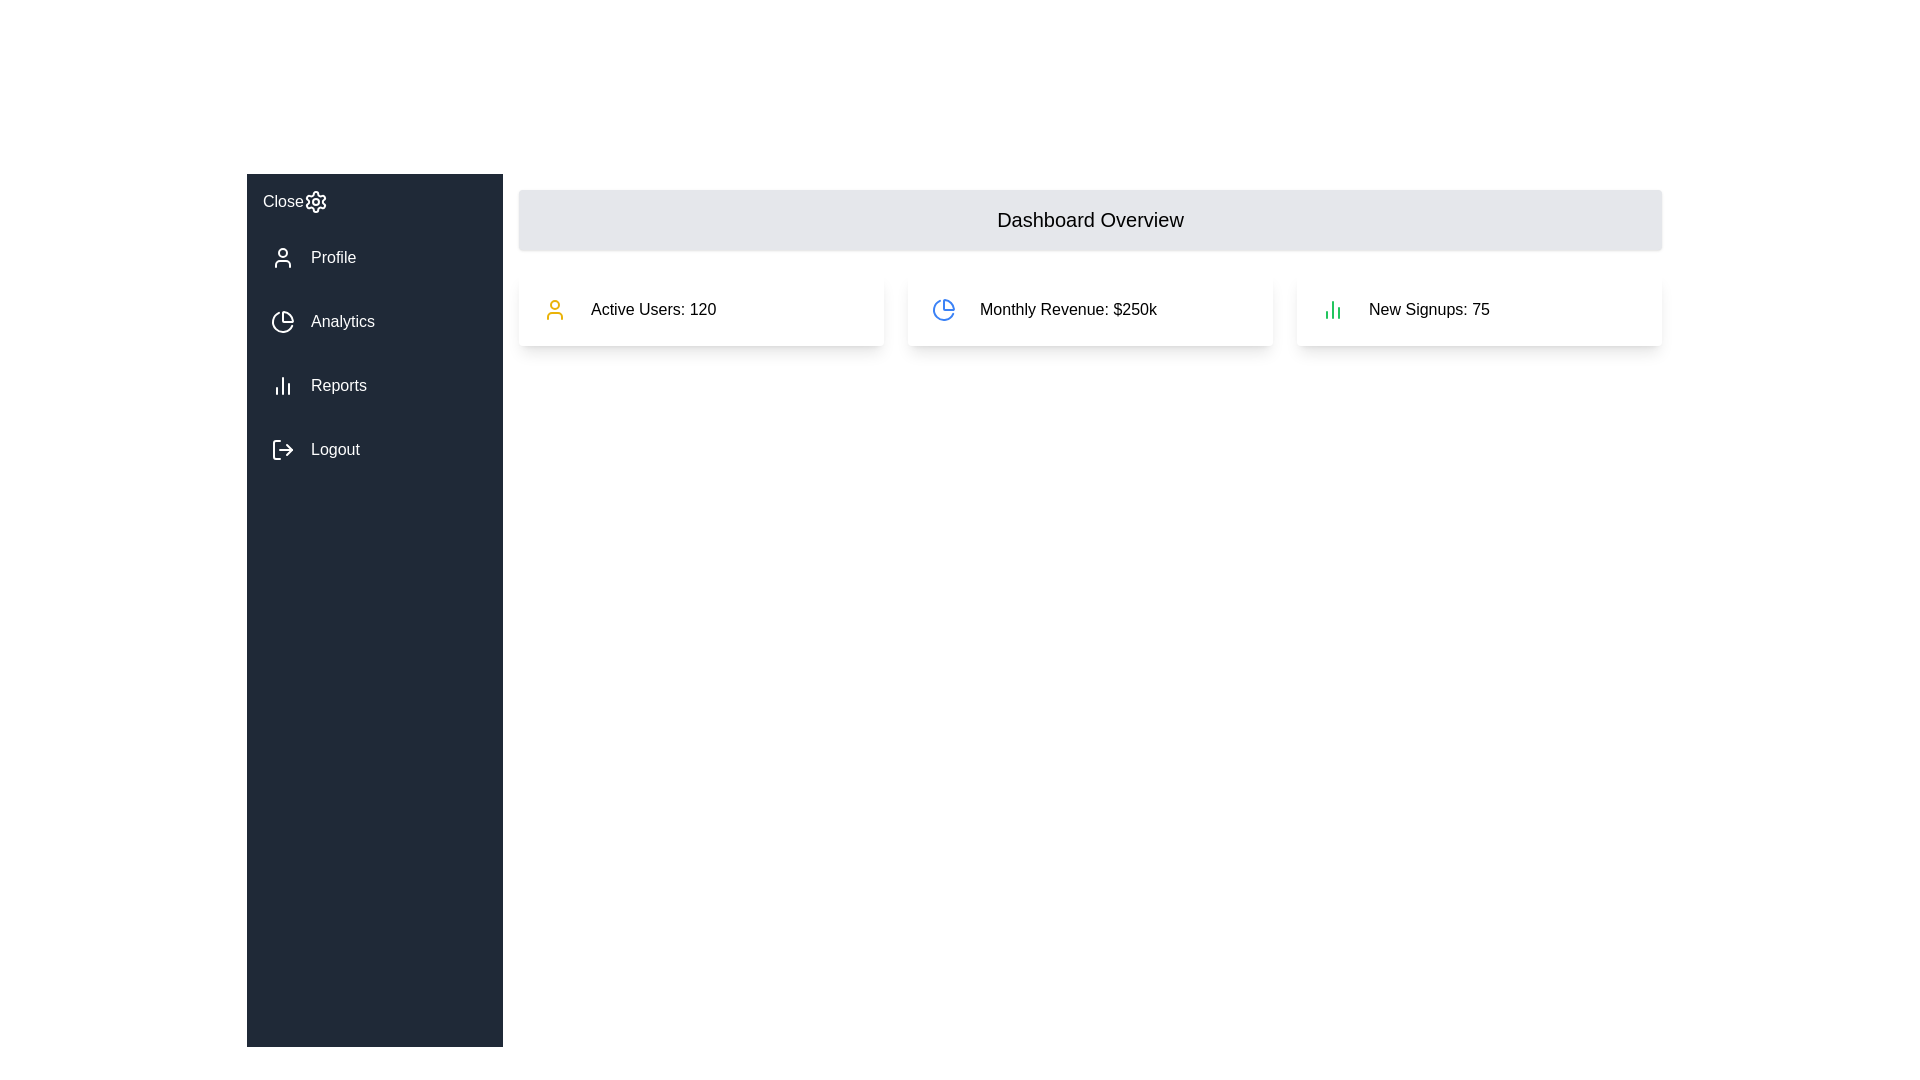 The image size is (1920, 1080). I want to click on the graphical vector component of the logout icon located in the sidebar, which is the leftmost part of the logout button group, so click(276, 450).